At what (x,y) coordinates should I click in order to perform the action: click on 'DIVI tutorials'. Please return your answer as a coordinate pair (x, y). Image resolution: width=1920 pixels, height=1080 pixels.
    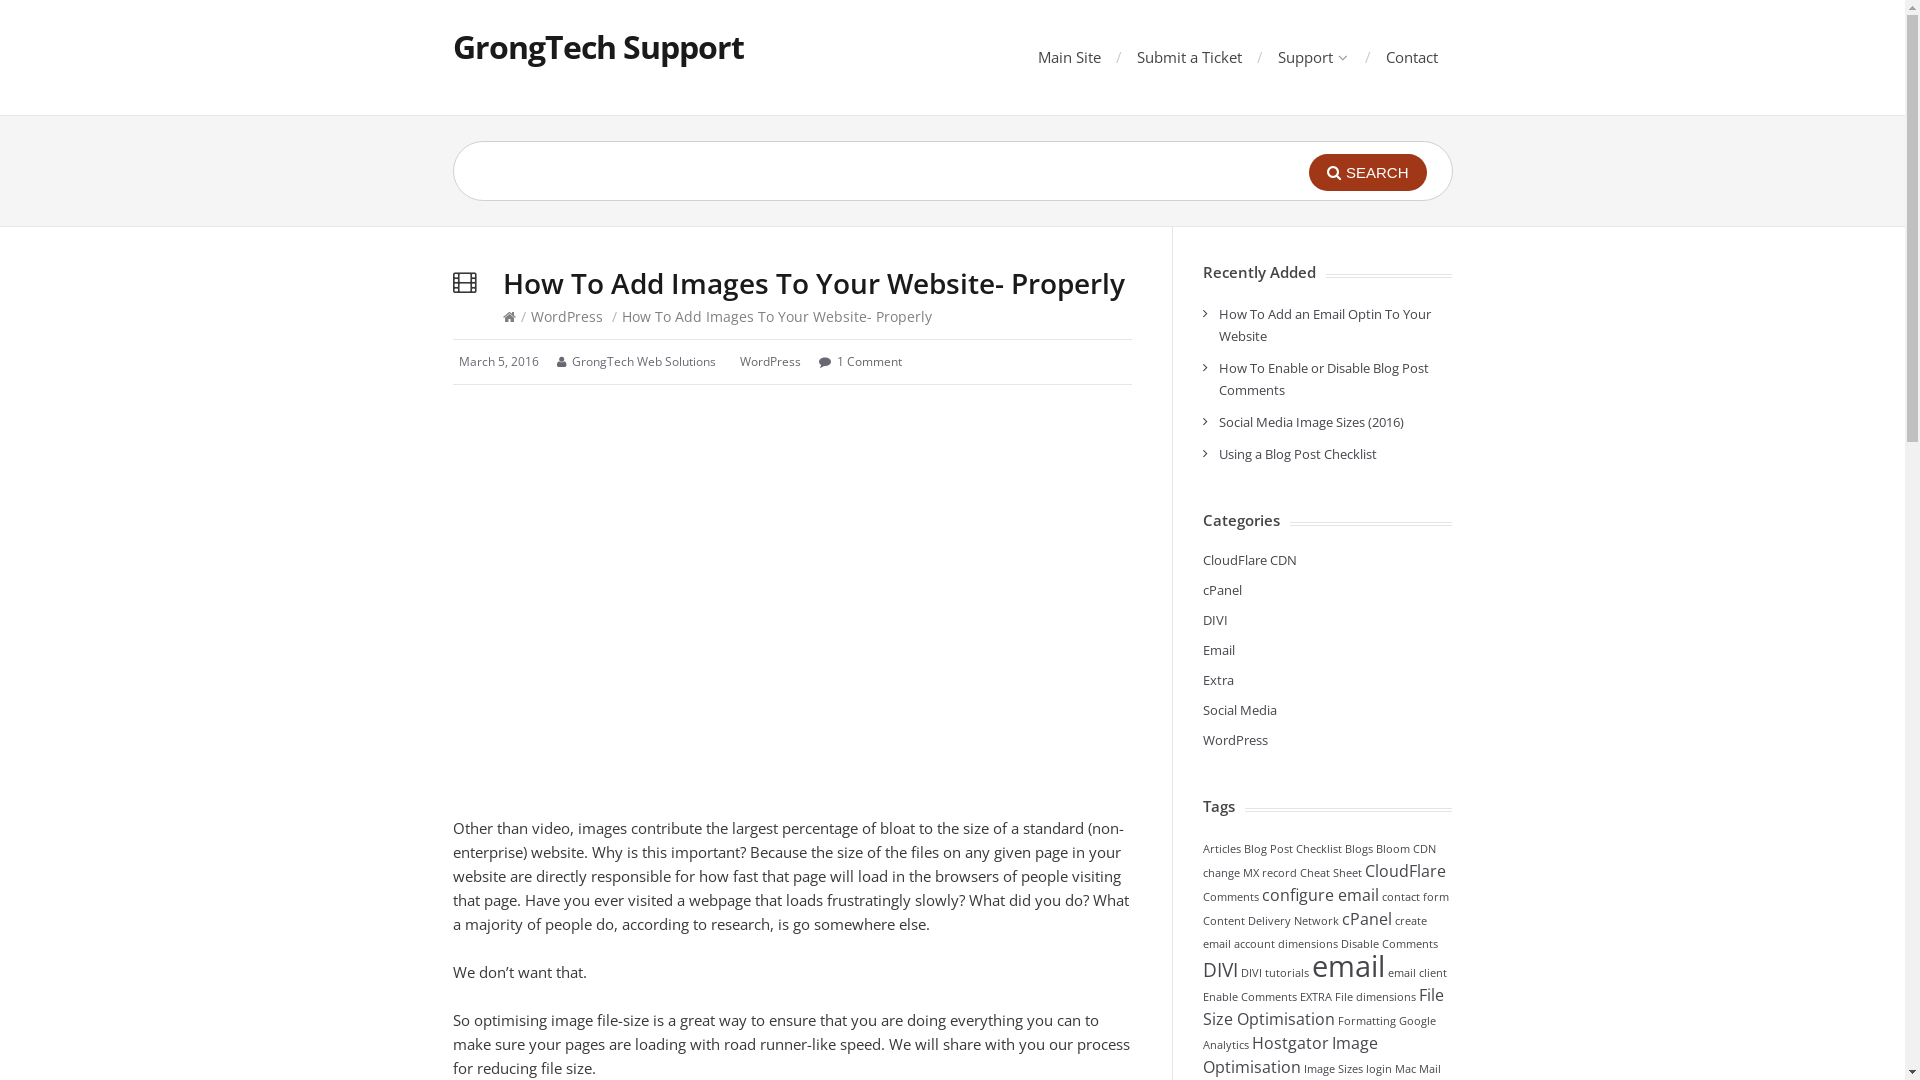
    Looking at the image, I should click on (1272, 971).